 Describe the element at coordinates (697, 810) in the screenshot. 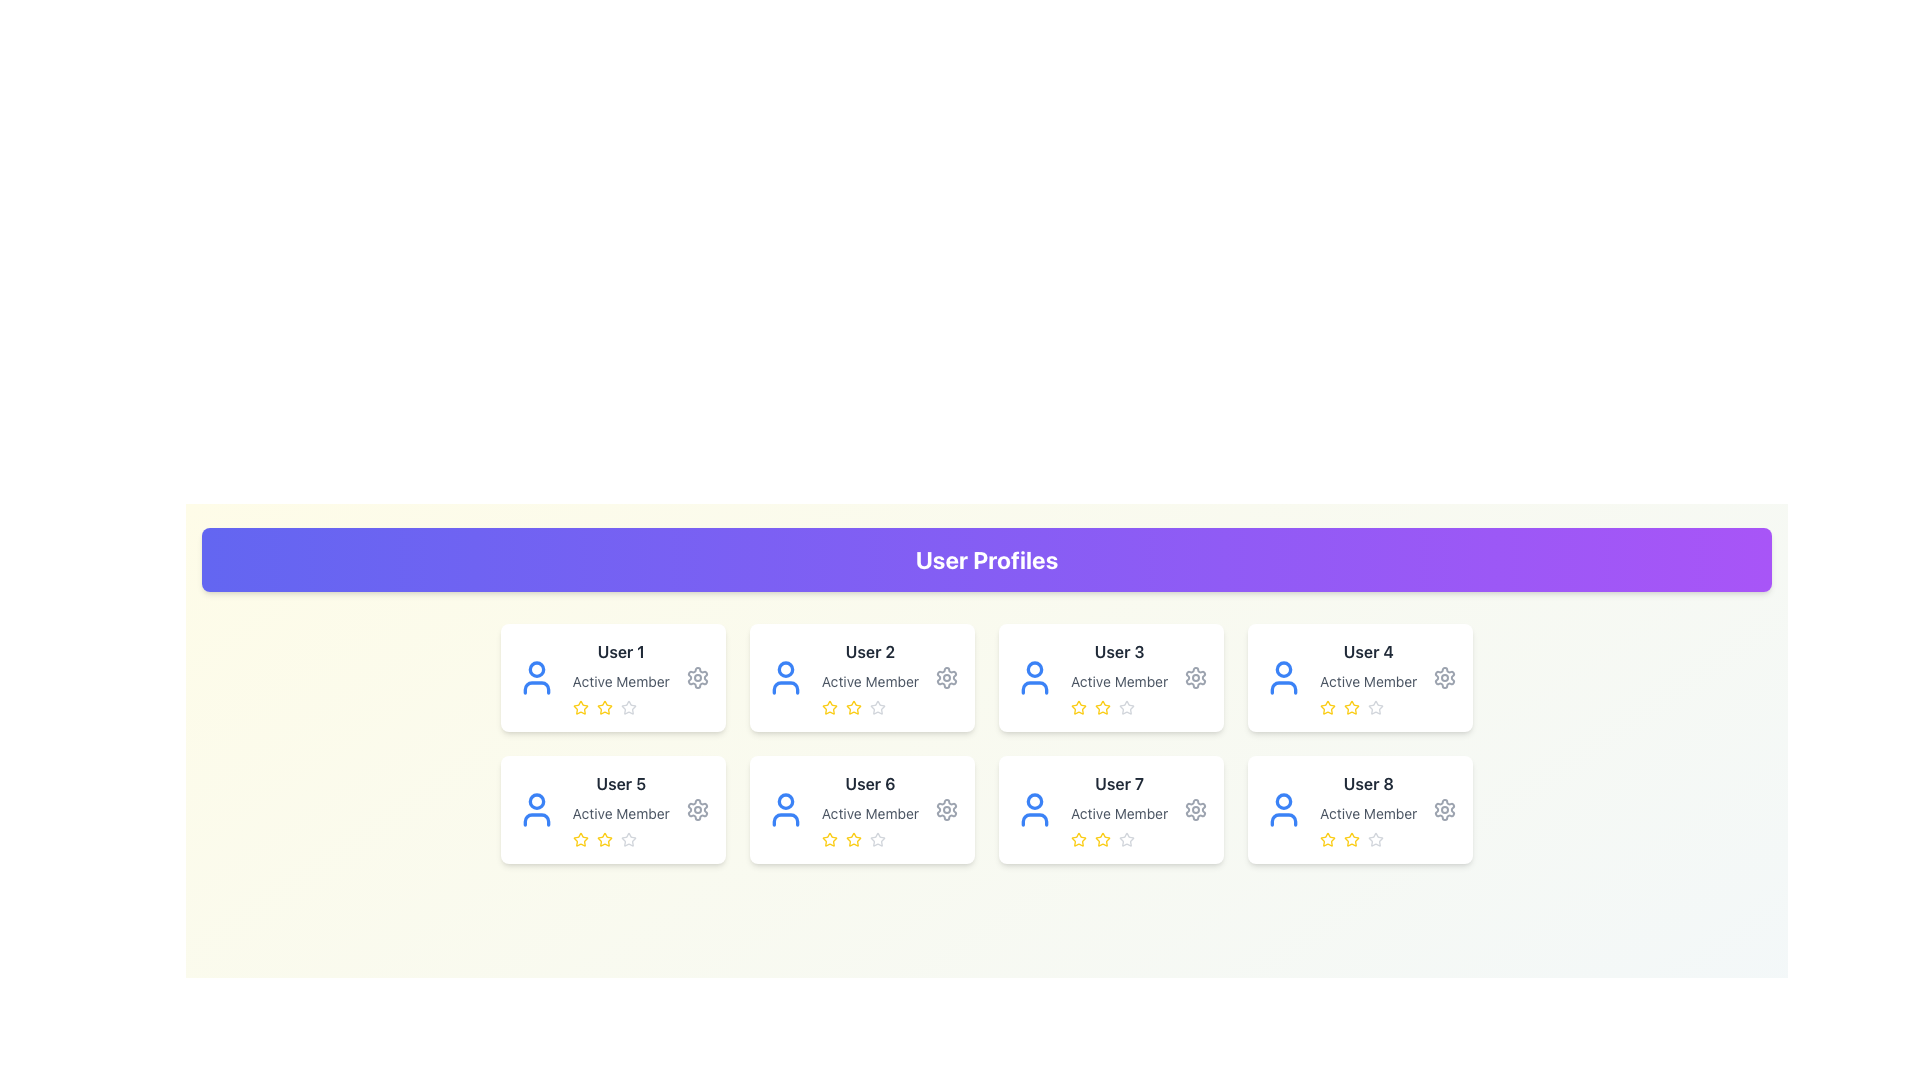

I see `the gray gear icon button located in the bottom-right corner of the user card for 'User 5'` at that location.